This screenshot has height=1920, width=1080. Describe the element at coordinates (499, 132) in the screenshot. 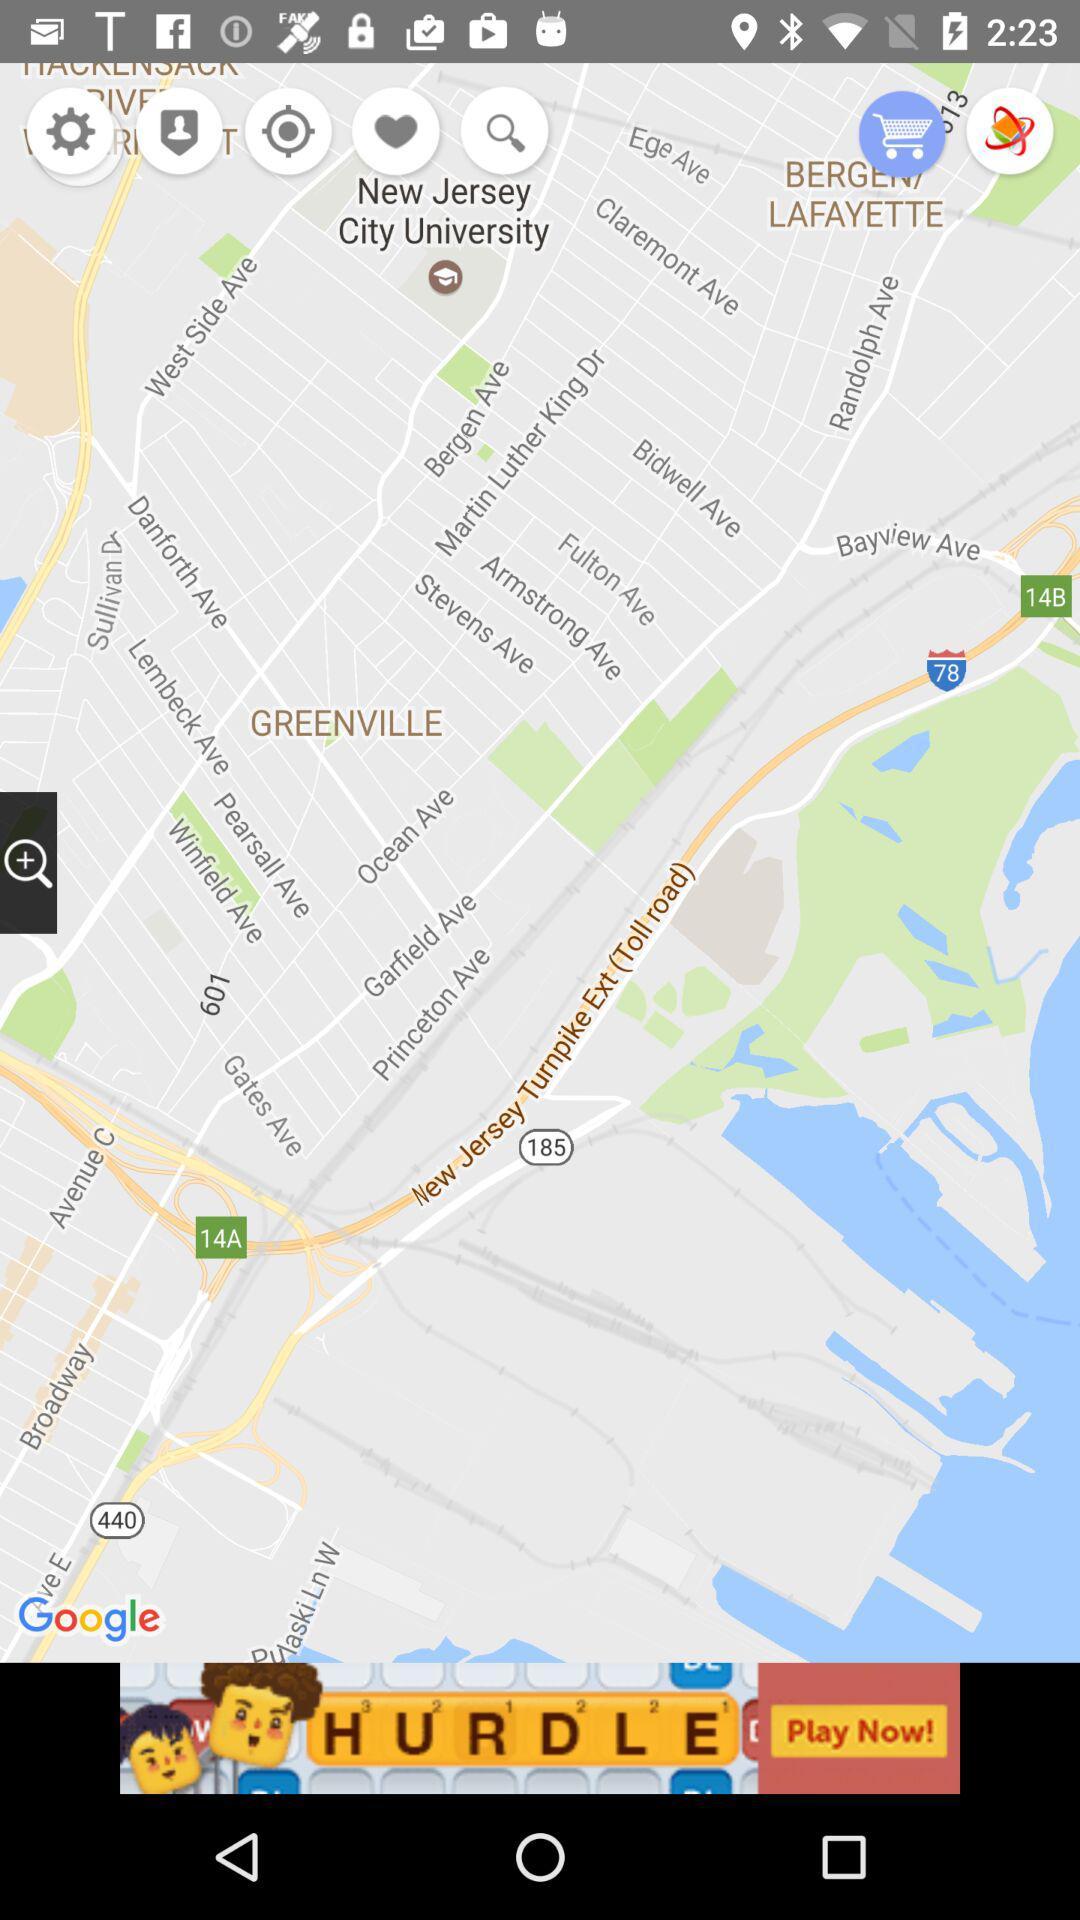

I see `search option` at that location.